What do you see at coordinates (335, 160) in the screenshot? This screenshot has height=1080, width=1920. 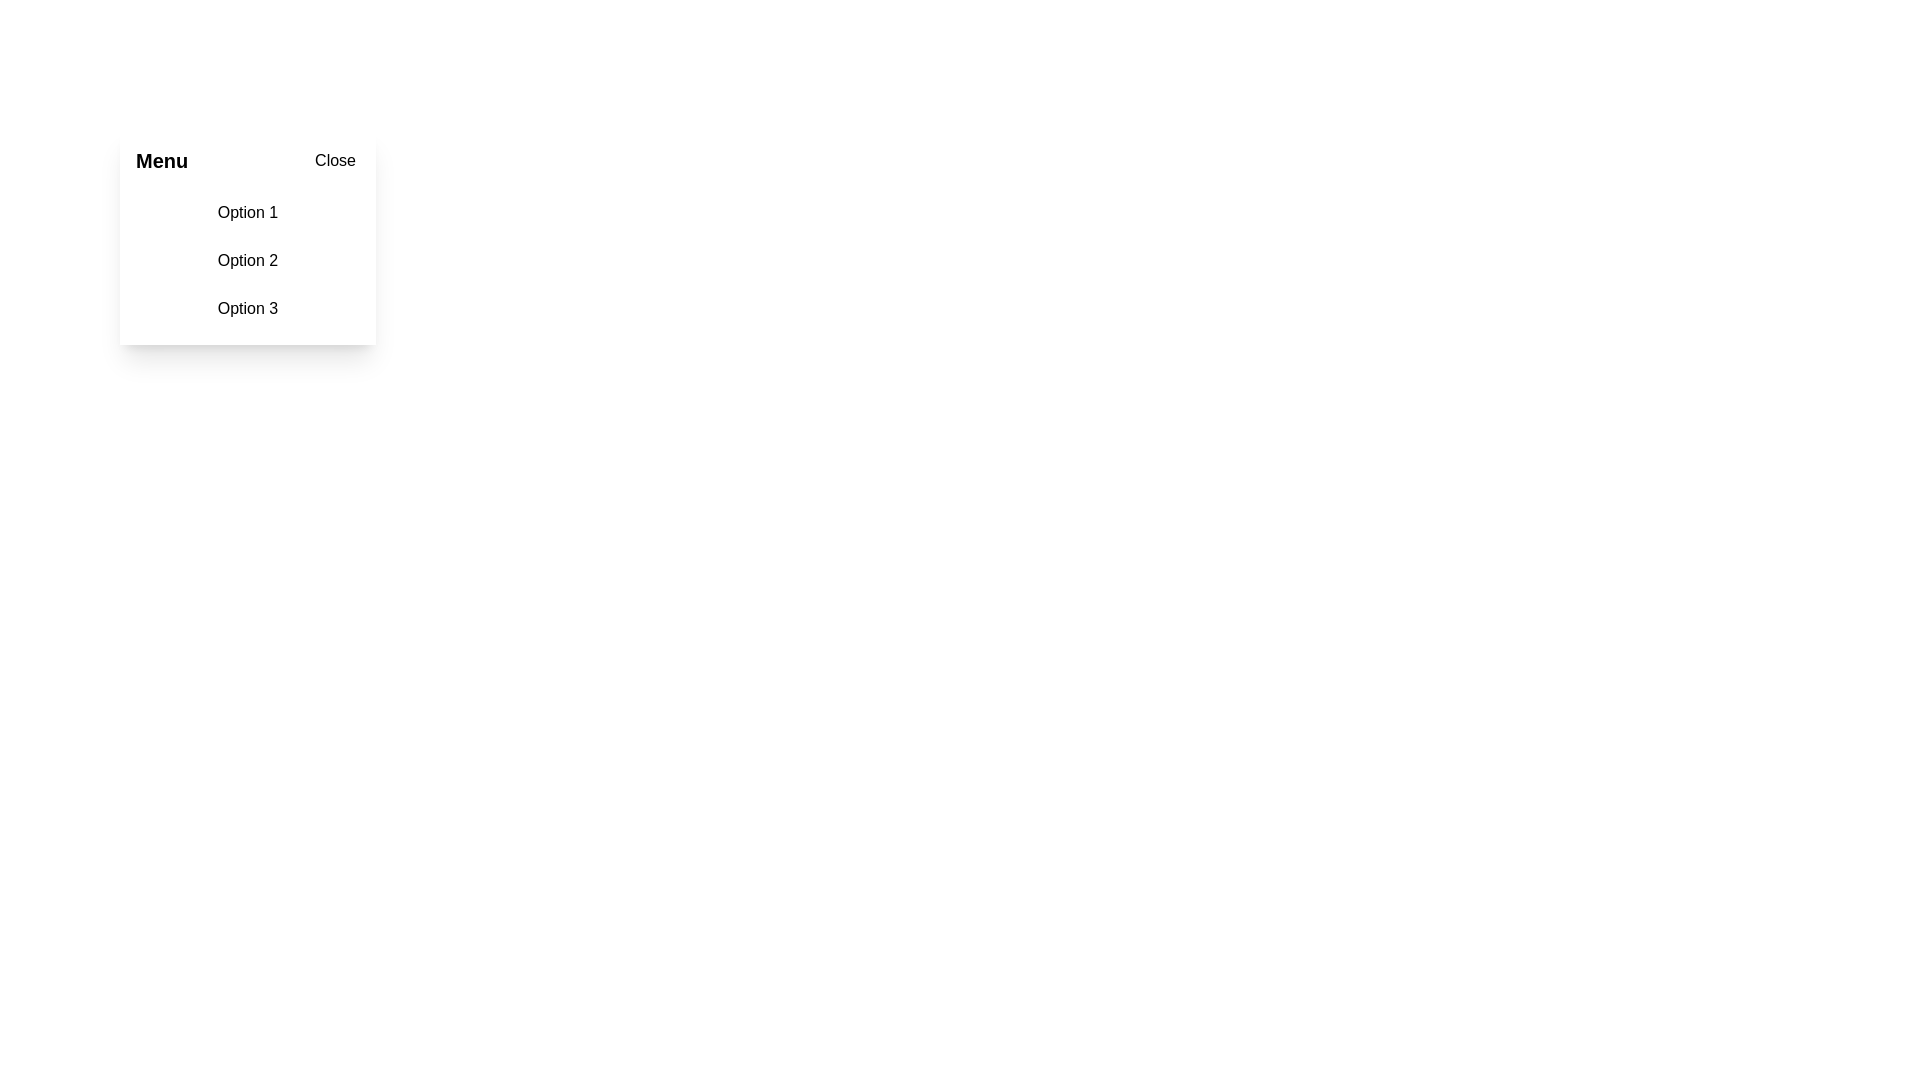 I see `the 'Close' button located at the top-right corner of the 'Menu' box, which has a minimalist design and black text` at bounding box center [335, 160].